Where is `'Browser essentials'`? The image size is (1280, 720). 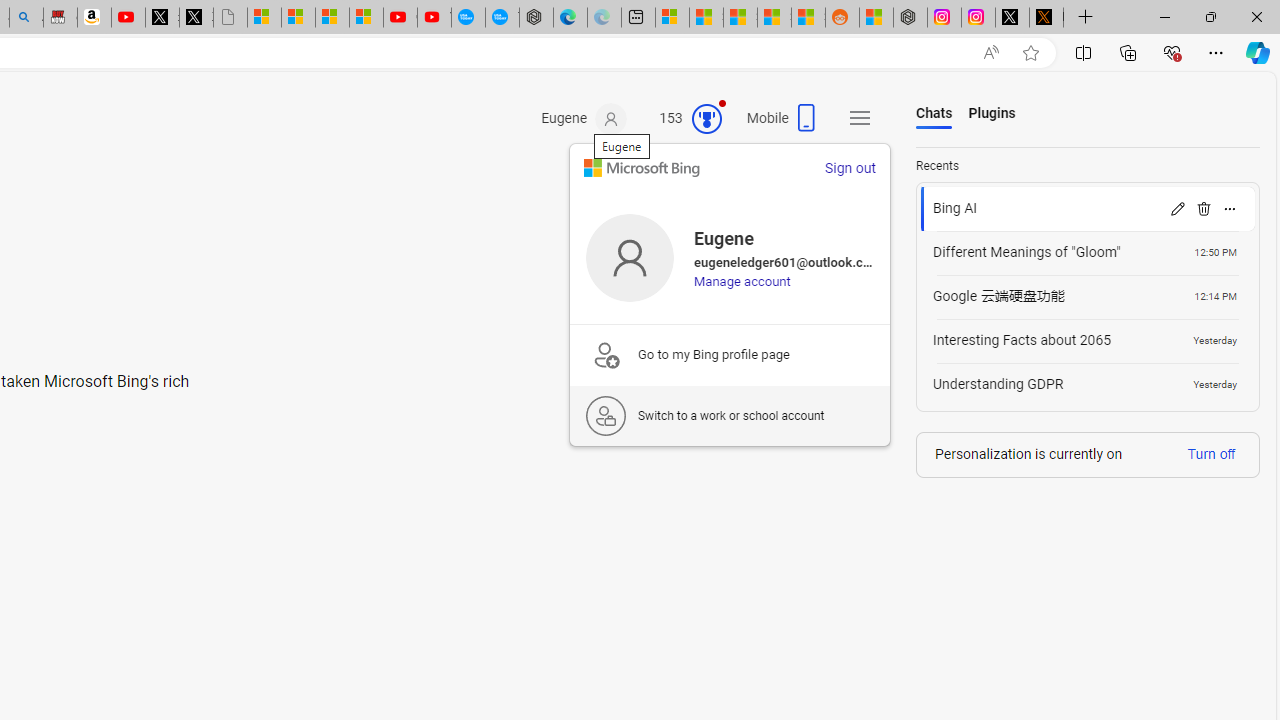 'Browser essentials' is located at coordinates (1171, 51).